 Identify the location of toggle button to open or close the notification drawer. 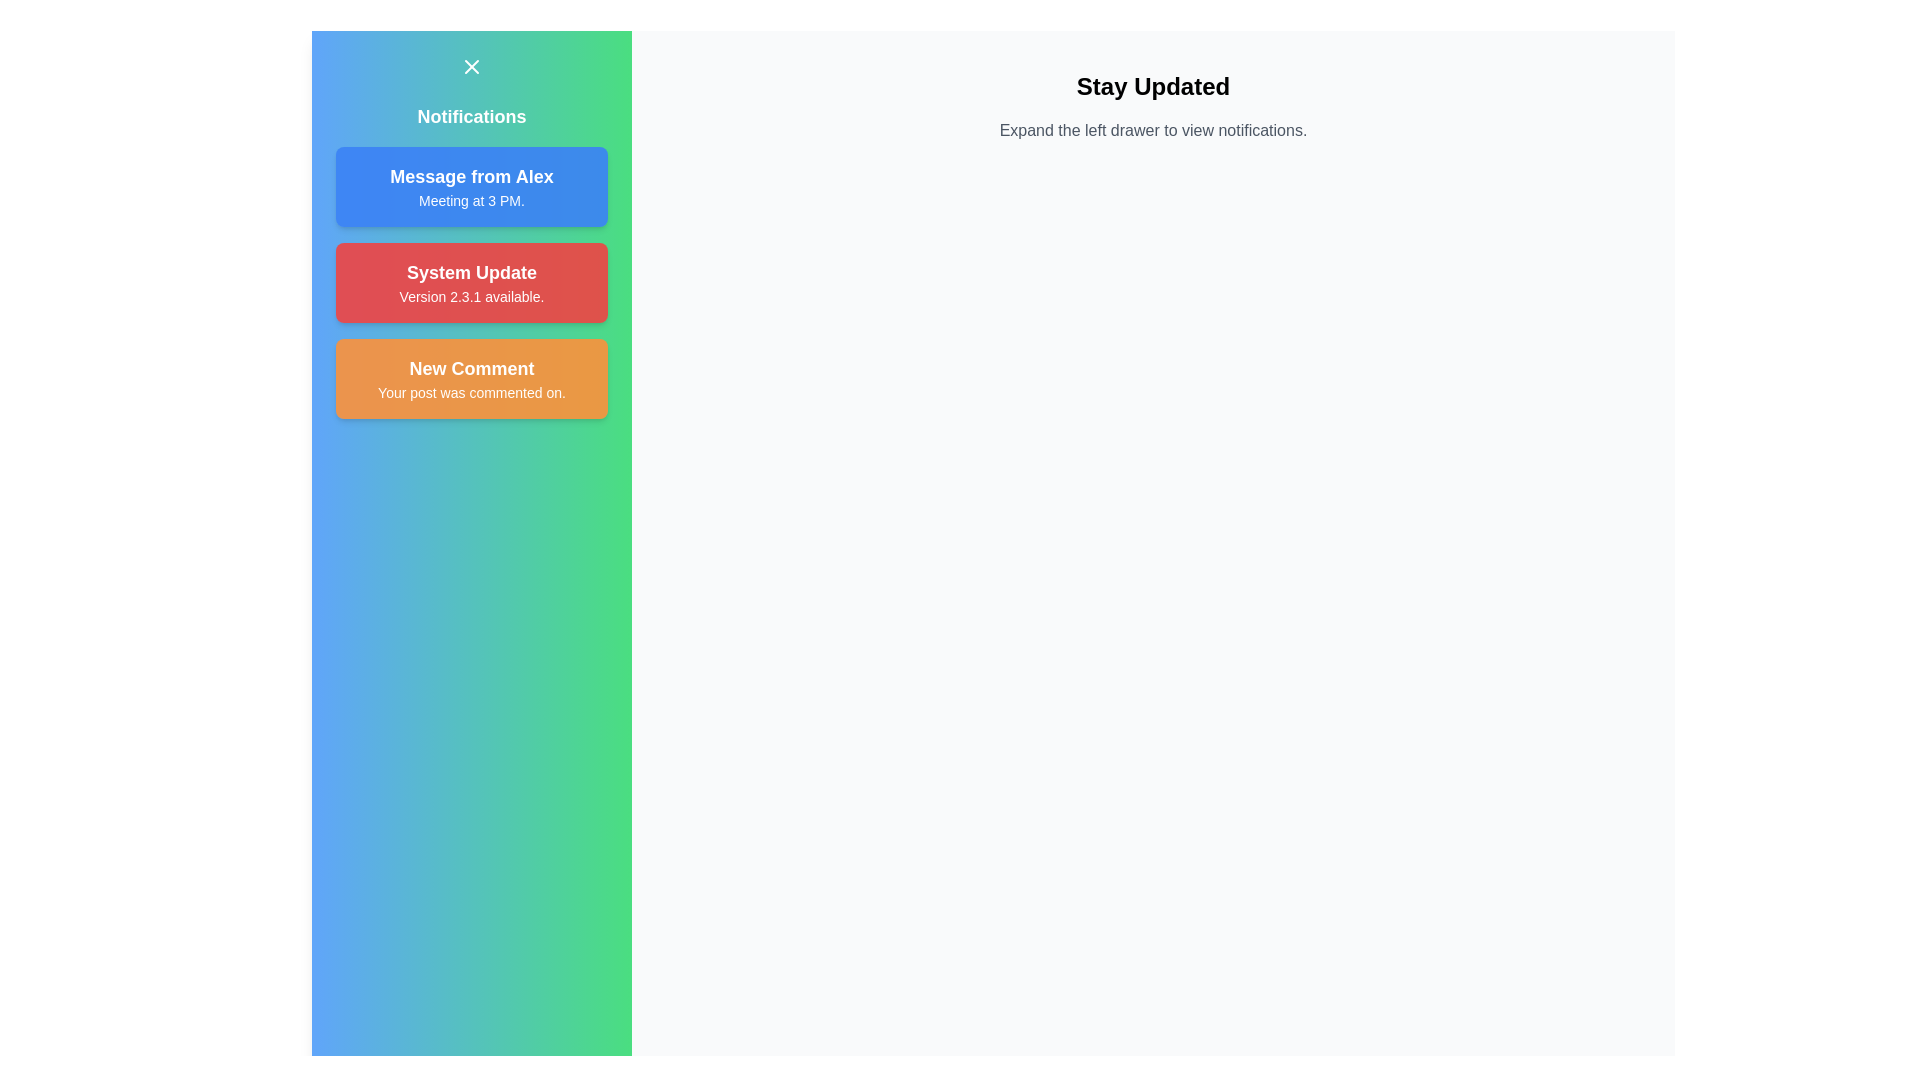
(470, 65).